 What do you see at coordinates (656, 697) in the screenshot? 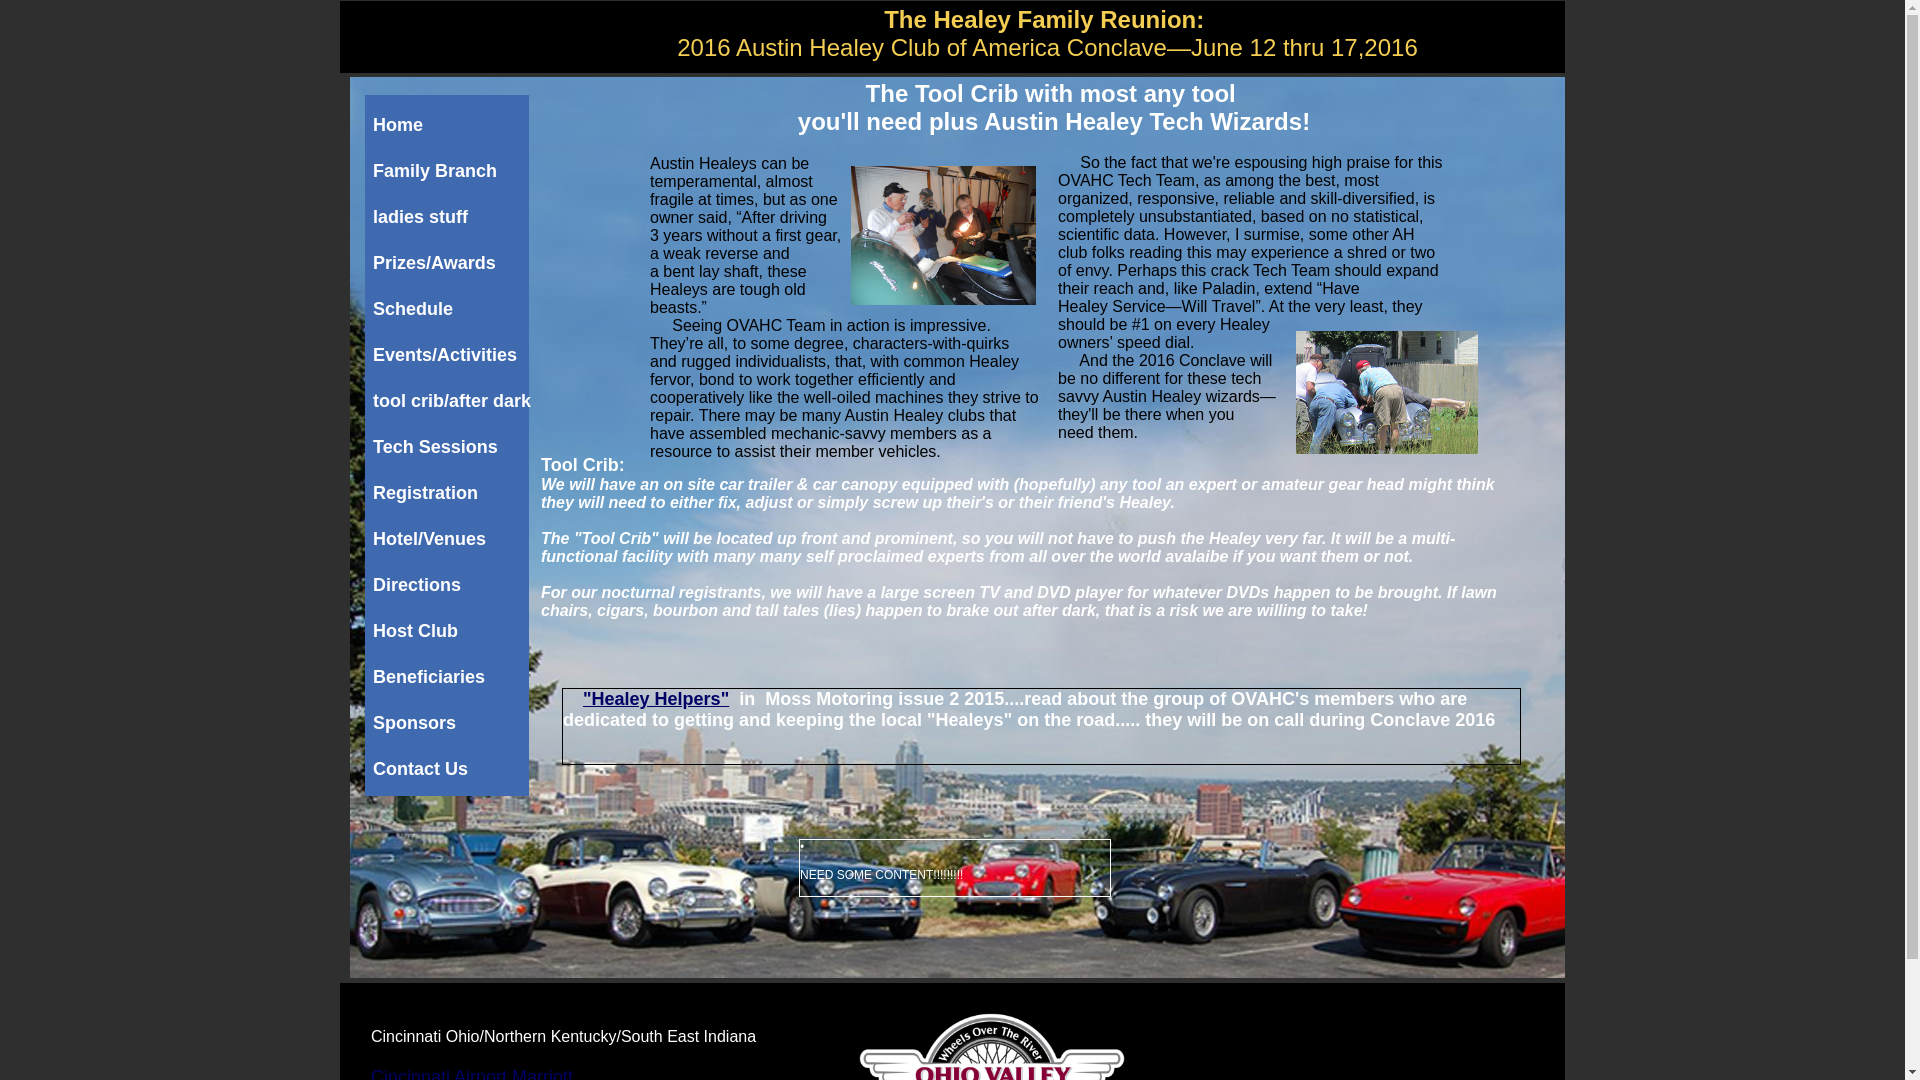
I see `'"Healey Helpers"'` at bounding box center [656, 697].